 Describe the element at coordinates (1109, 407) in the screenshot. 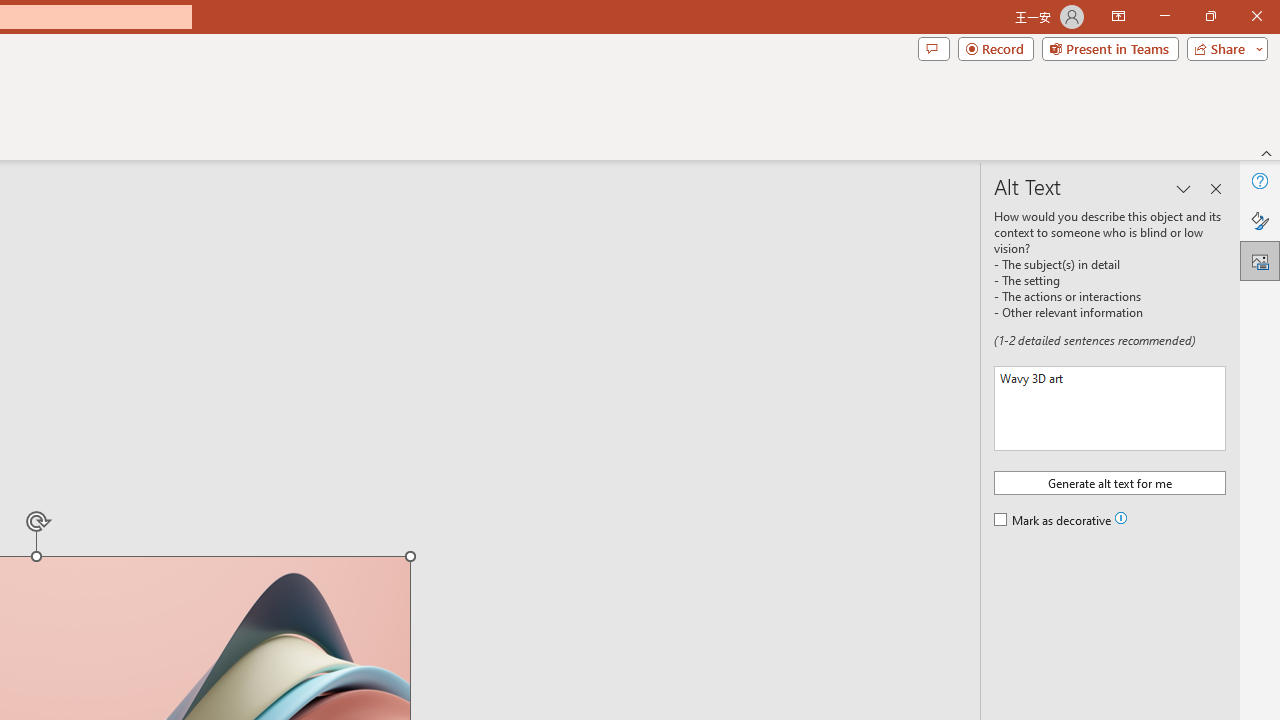

I see `'Description'` at that location.